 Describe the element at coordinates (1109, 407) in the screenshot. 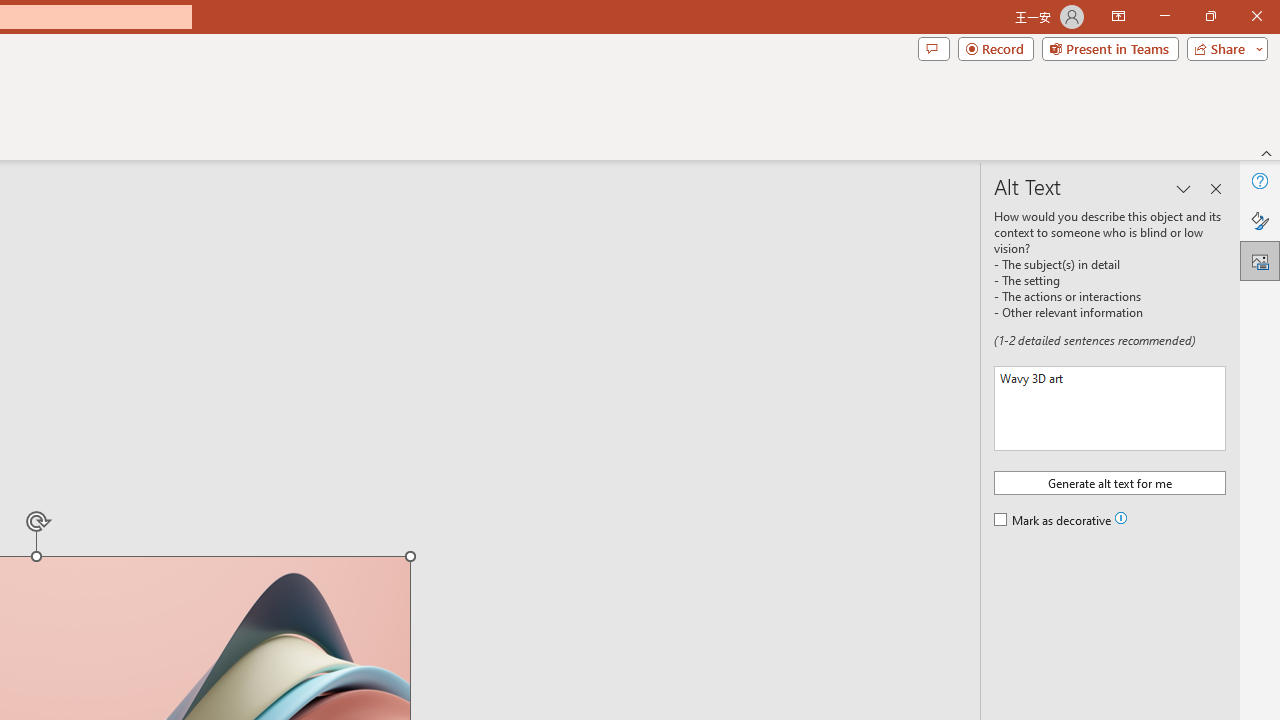

I see `'Description'` at that location.